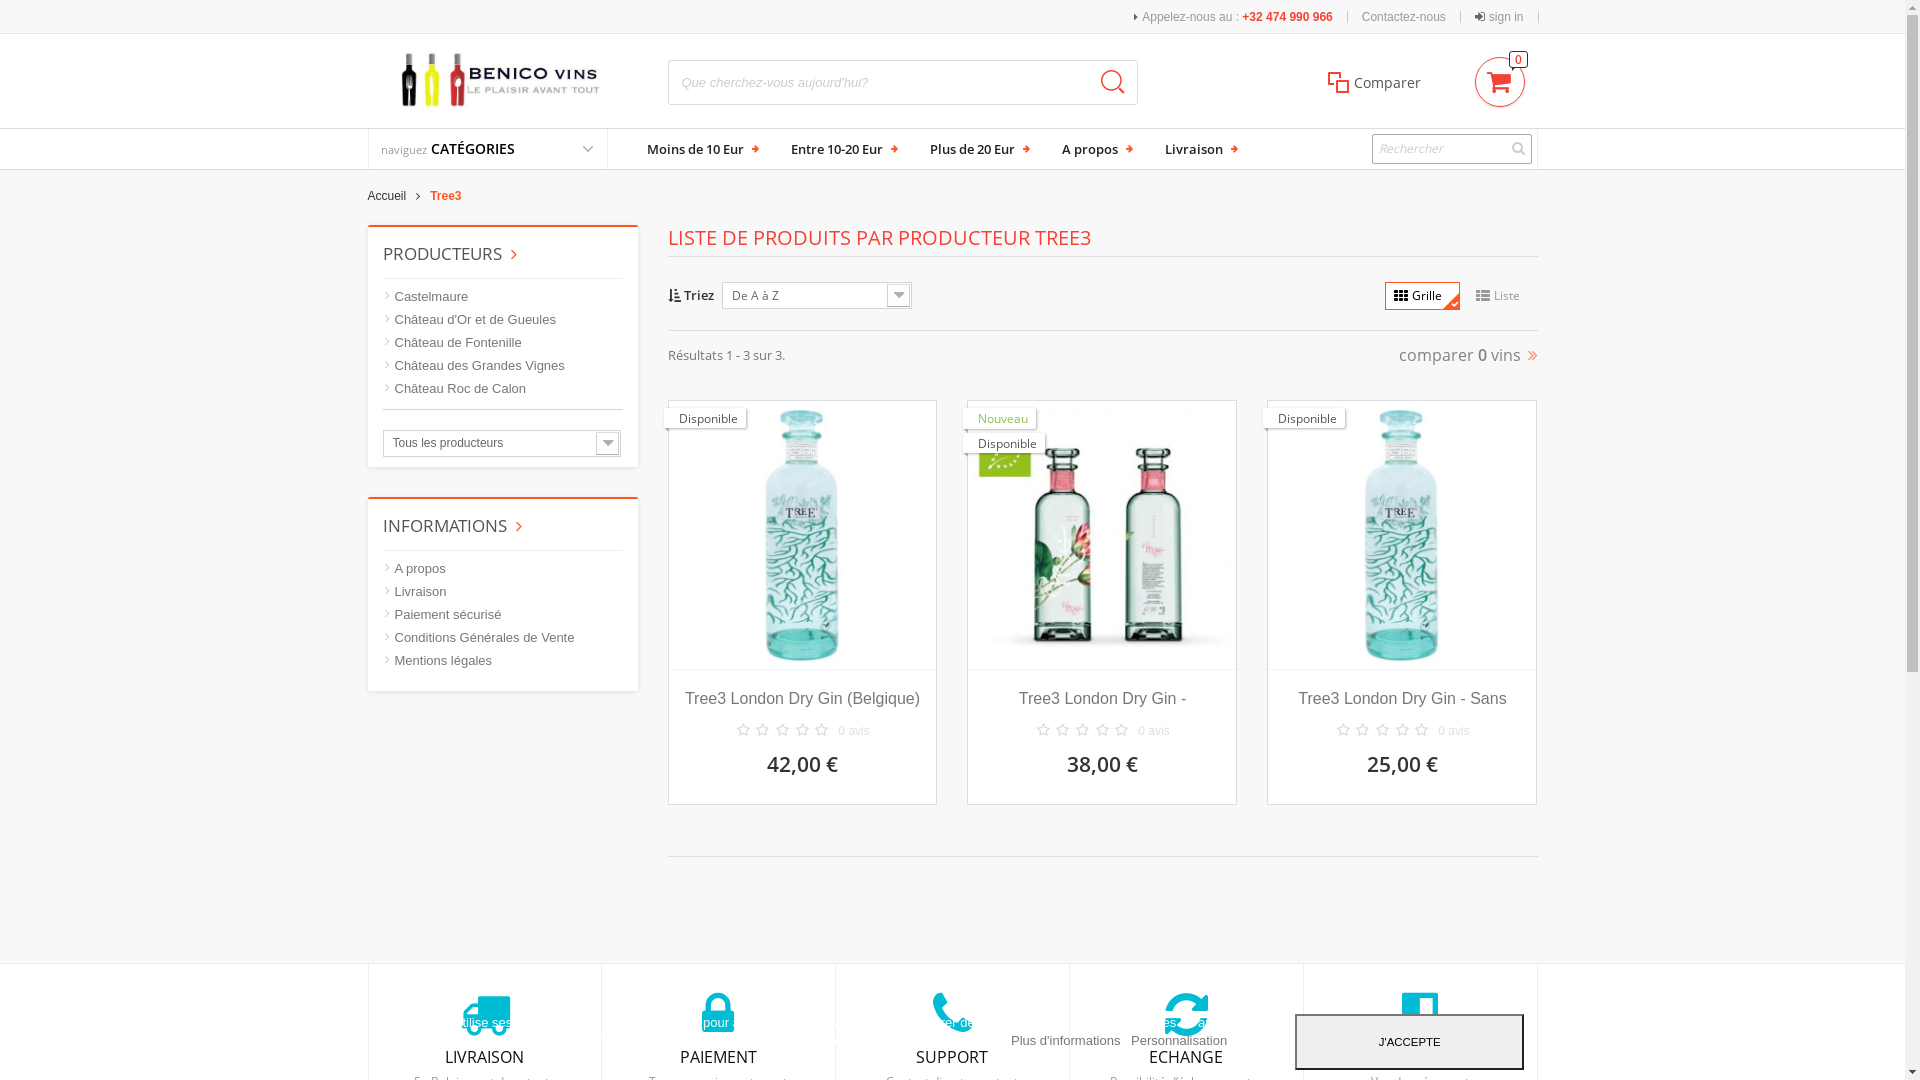 This screenshot has width=1920, height=1080. Describe the element at coordinates (1402, 16) in the screenshot. I see `'Contactez-nous'` at that location.